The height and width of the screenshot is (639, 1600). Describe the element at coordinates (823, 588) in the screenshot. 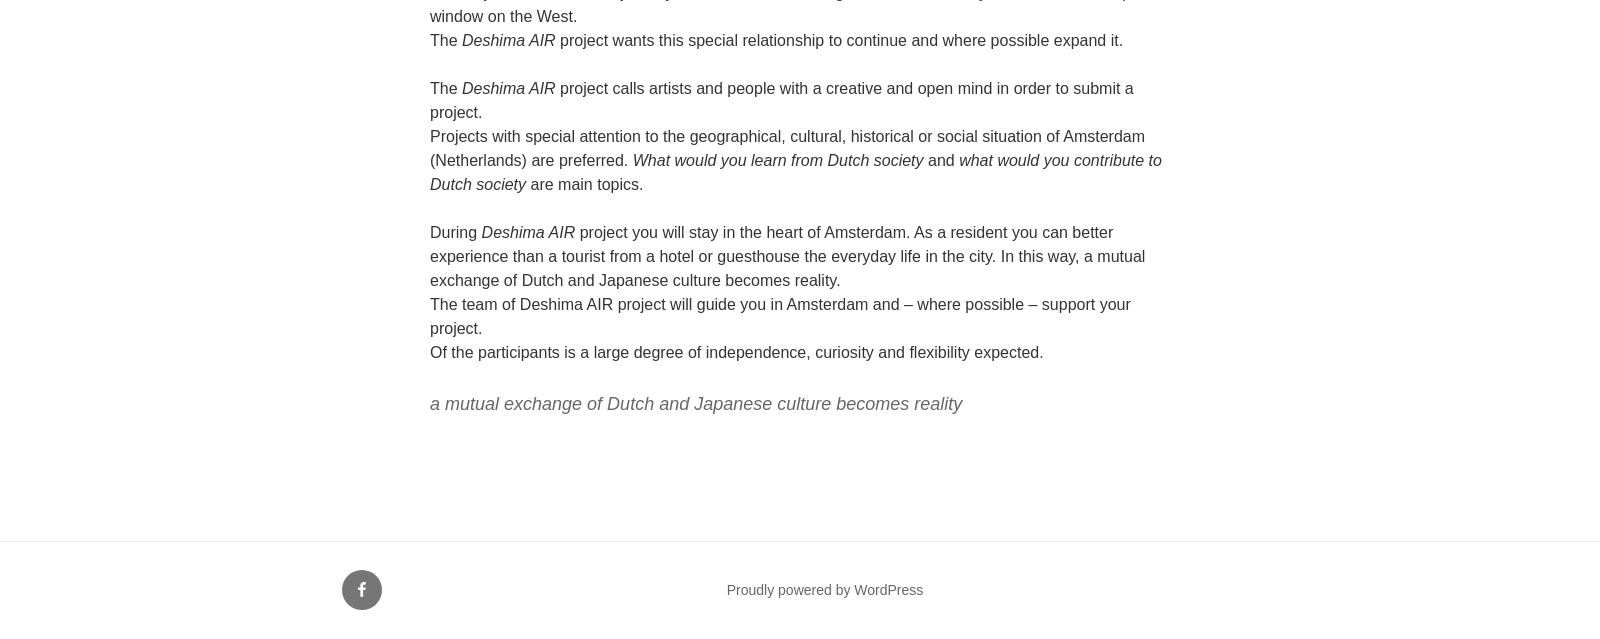

I see `'Proudly powered by WordPress'` at that location.